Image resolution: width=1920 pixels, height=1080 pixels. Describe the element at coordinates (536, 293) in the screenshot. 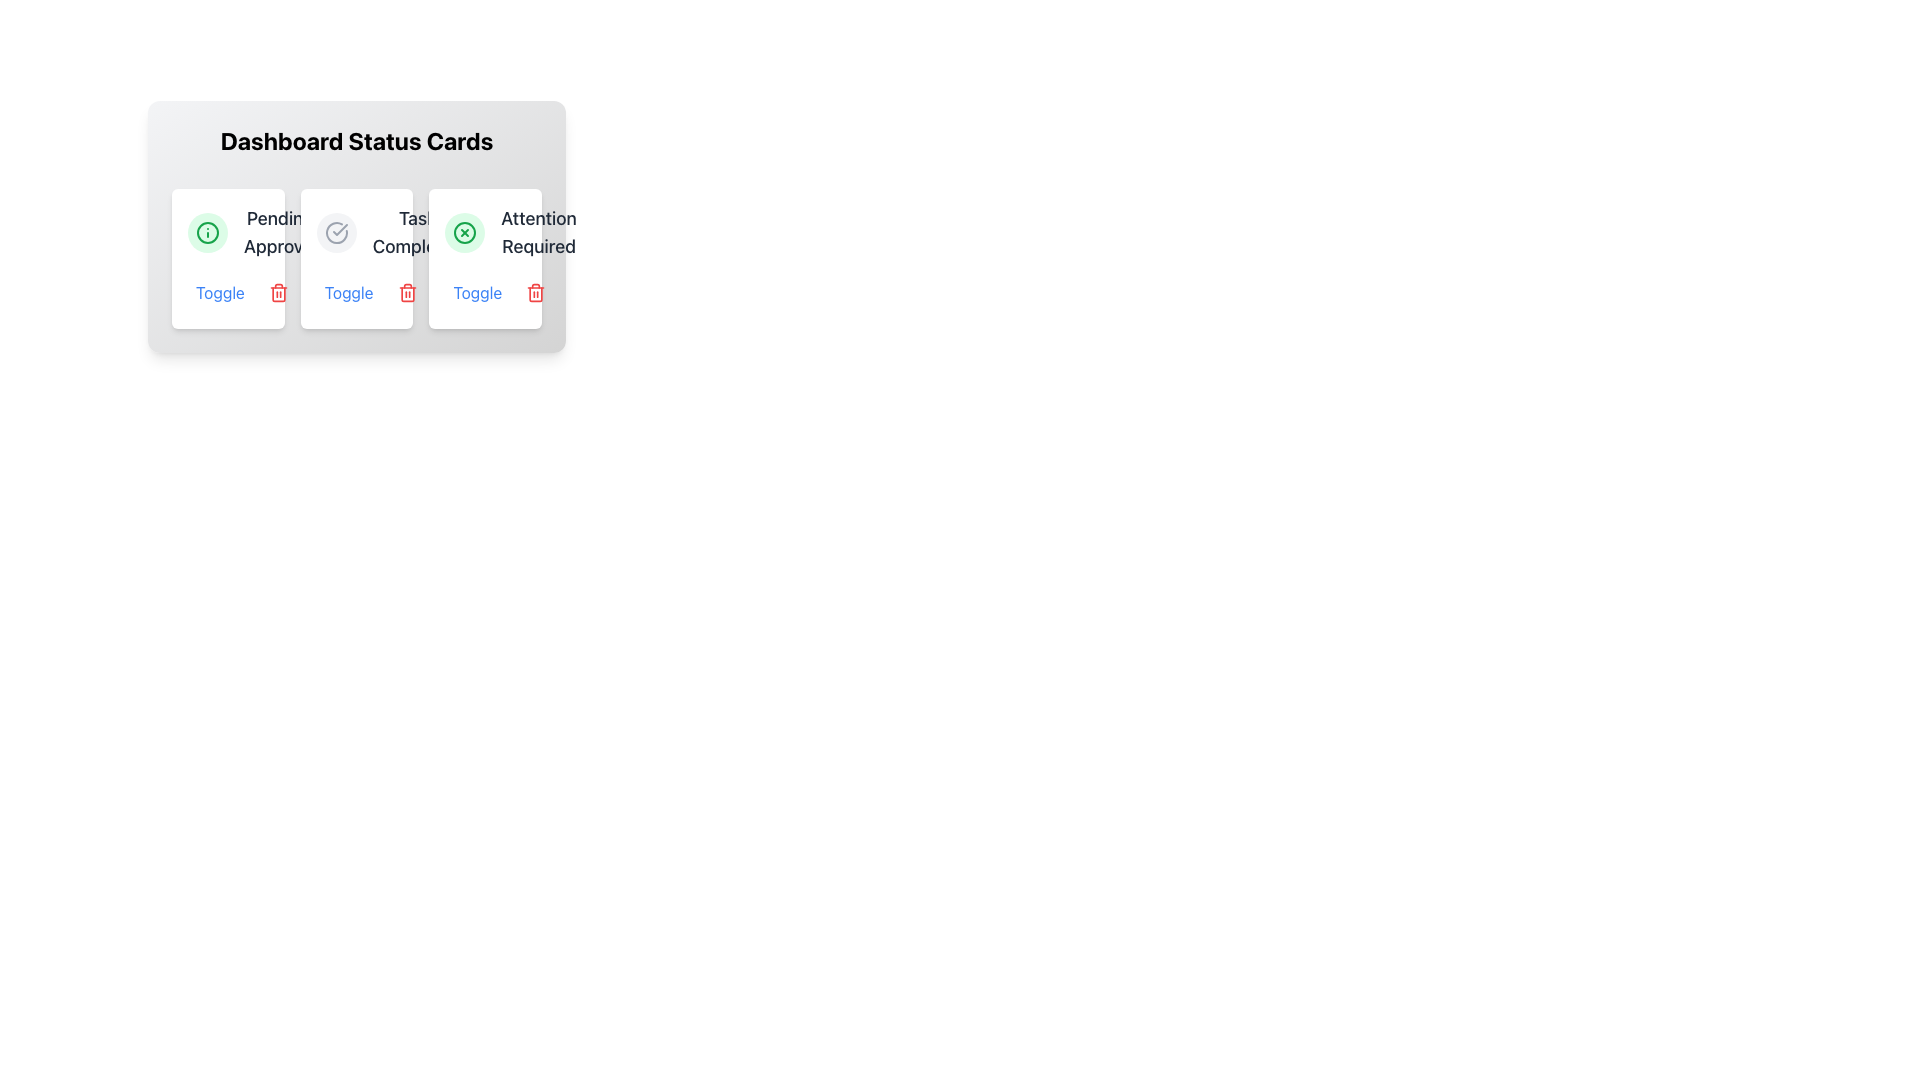

I see `the red trash icon button at the bottom right corner of the 'Attention Required' card` at that location.